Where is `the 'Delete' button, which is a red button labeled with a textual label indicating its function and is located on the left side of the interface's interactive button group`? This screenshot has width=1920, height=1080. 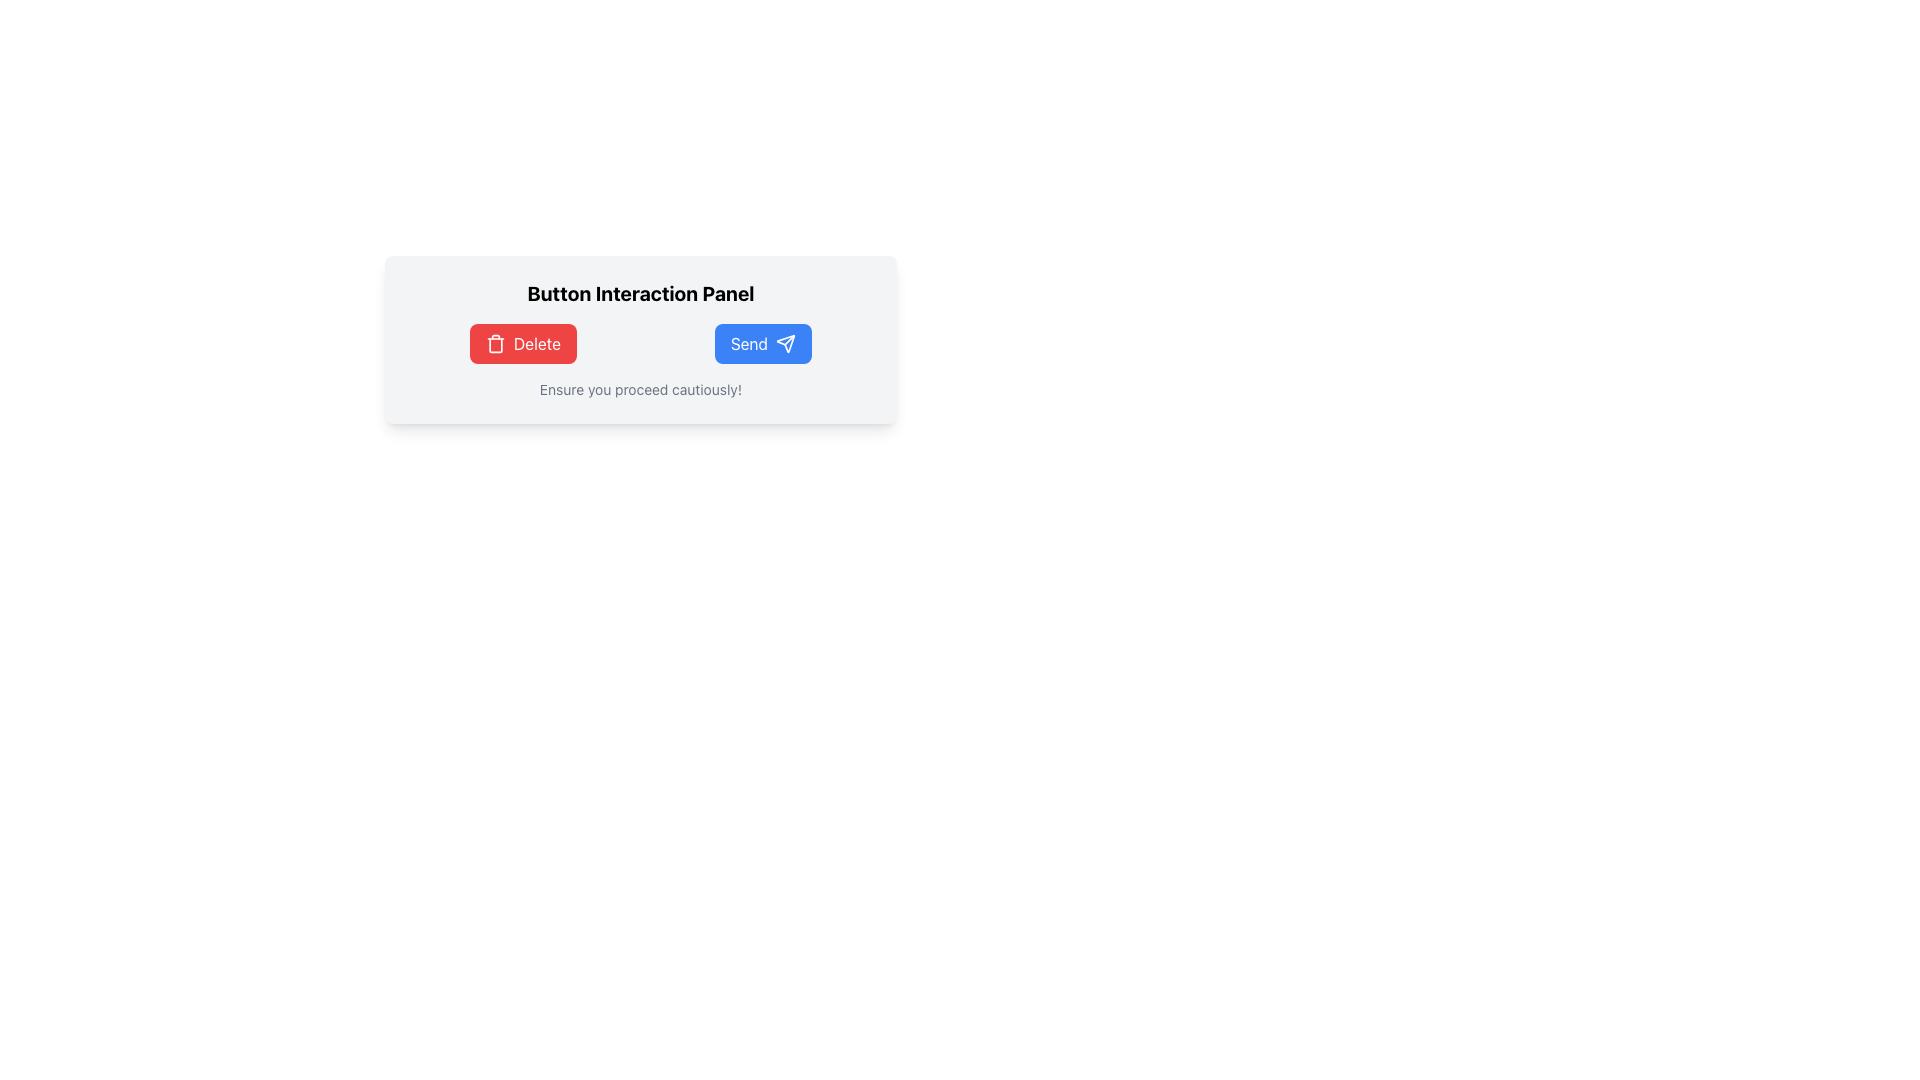 the 'Delete' button, which is a red button labeled with a textual label indicating its function and is located on the left side of the interface's interactive button group is located at coordinates (537, 342).